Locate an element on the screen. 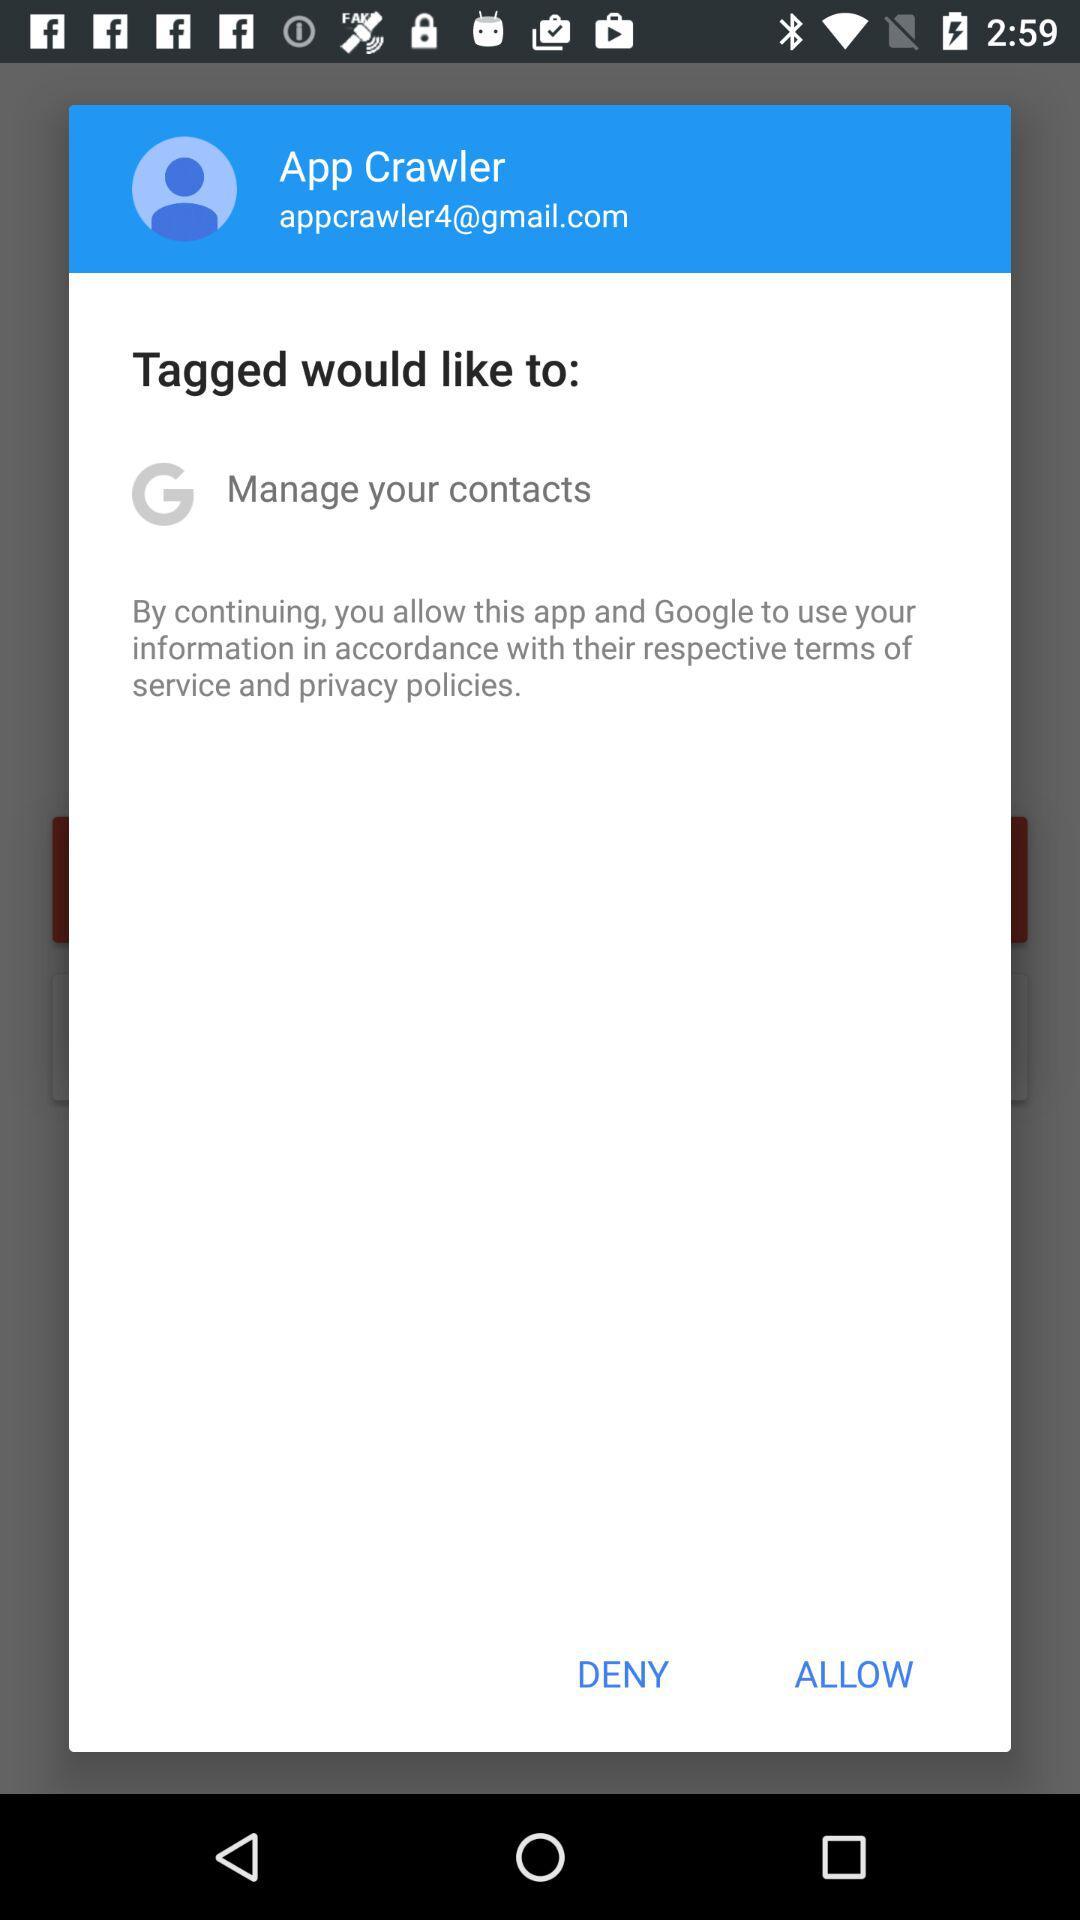  the app crawler is located at coordinates (392, 164).